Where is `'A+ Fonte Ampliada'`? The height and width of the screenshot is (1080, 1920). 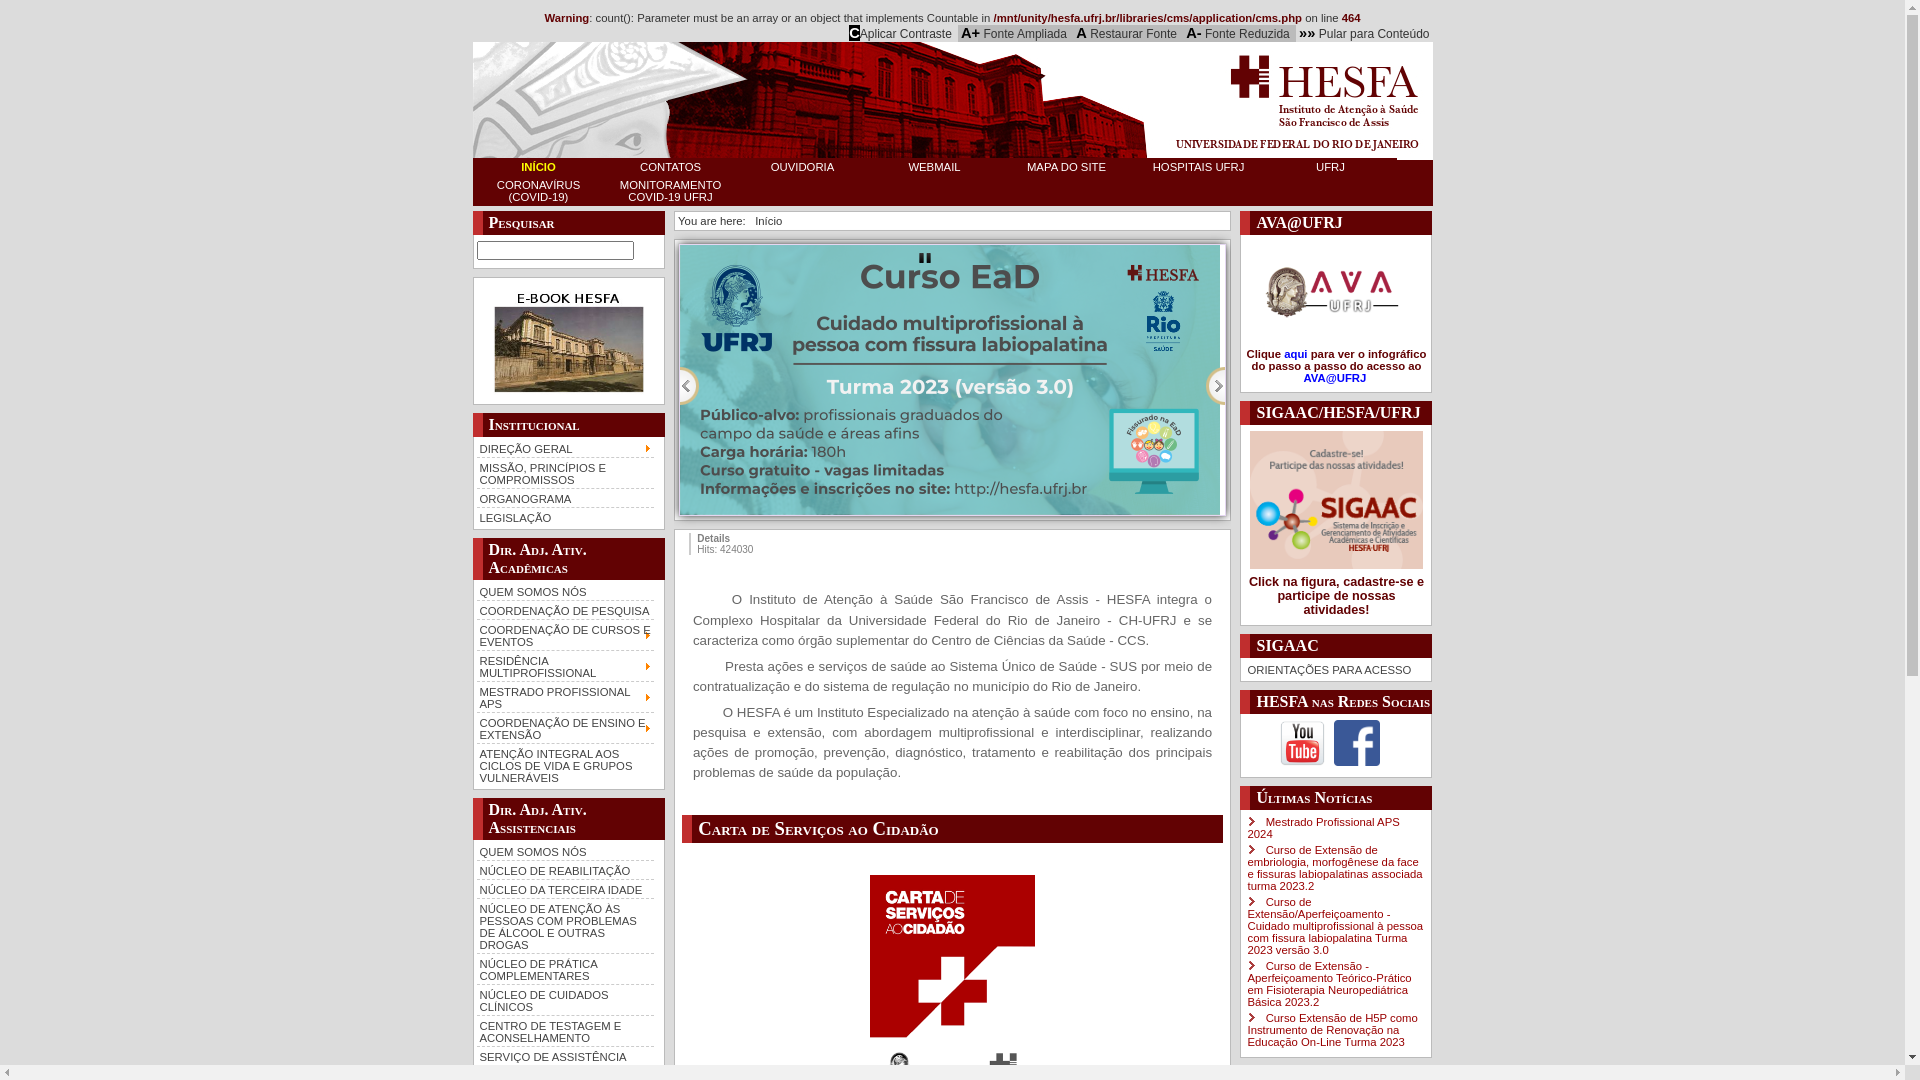
'A+ Fonte Ampliada' is located at coordinates (1013, 33).